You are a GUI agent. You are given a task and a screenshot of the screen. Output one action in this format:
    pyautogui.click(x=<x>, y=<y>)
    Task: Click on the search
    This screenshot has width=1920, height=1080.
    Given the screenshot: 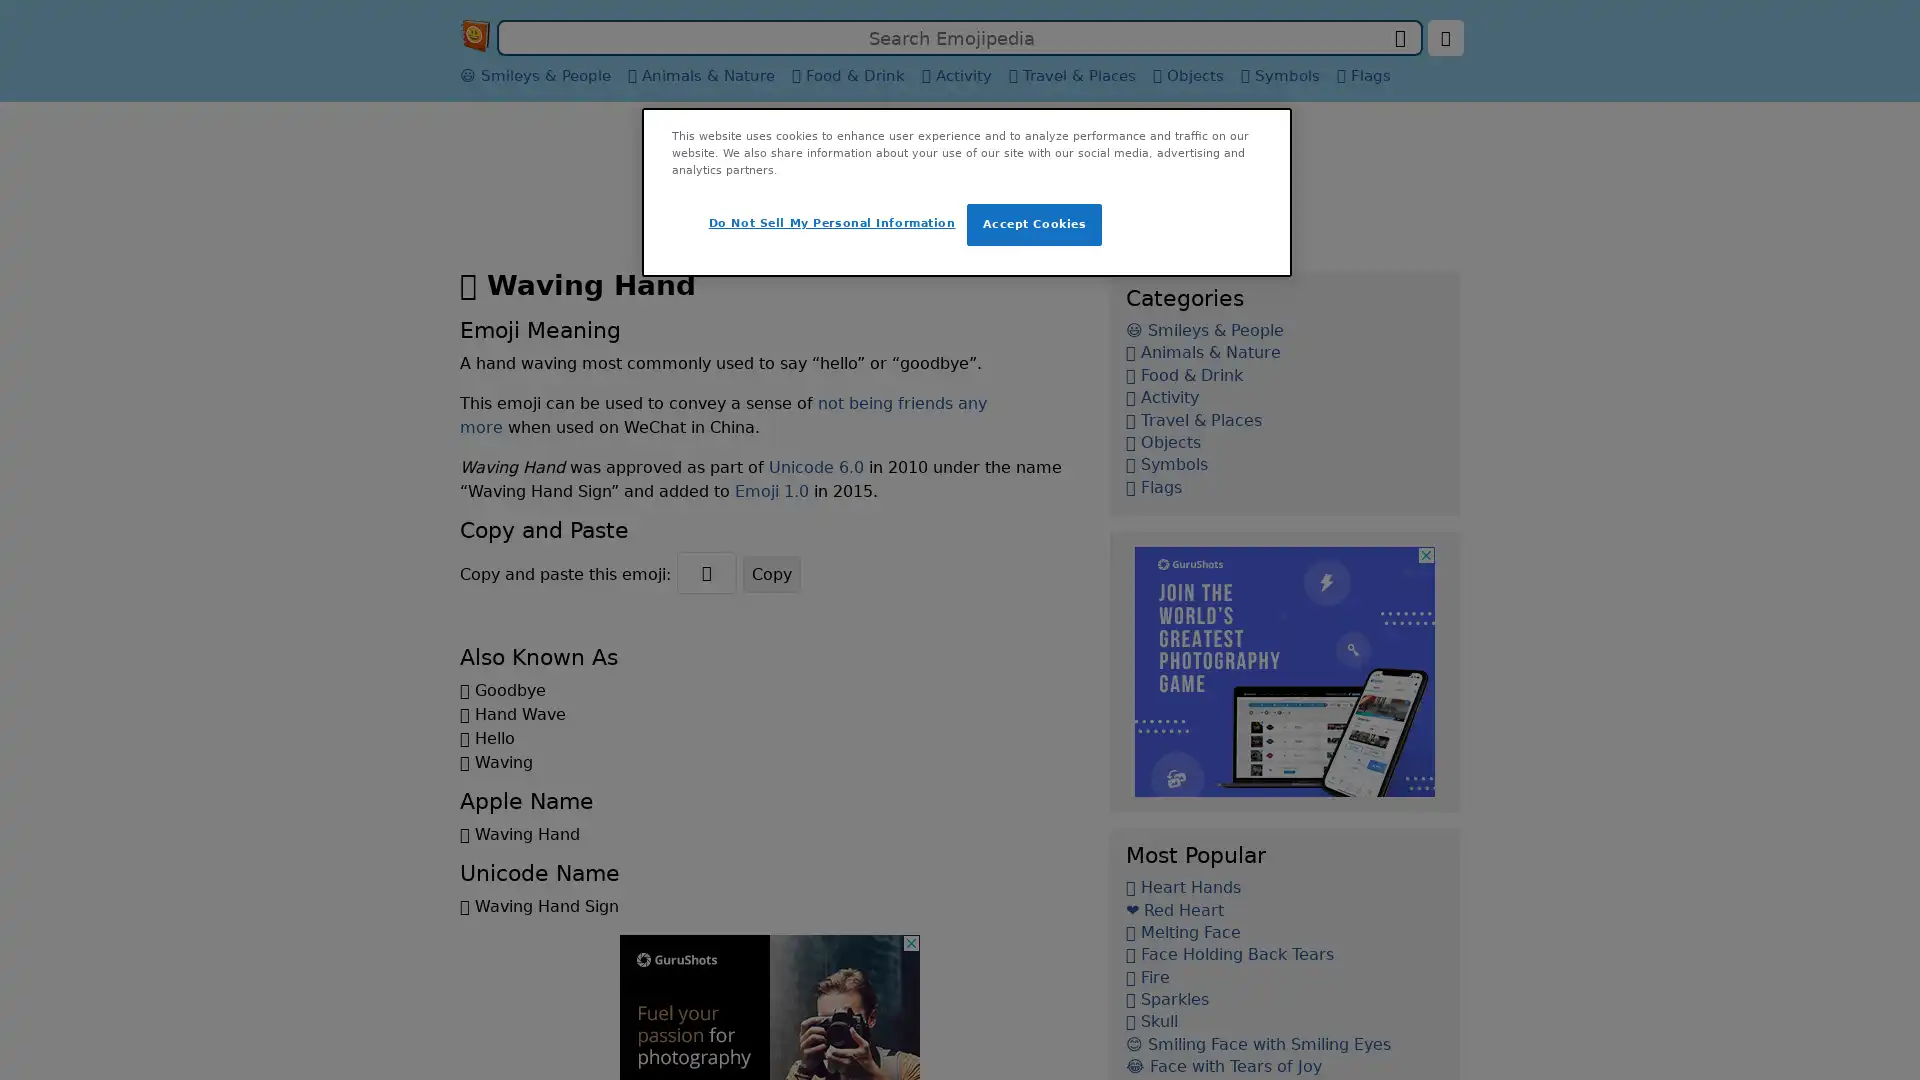 What is the action you would take?
    pyautogui.click(x=1399, y=38)
    